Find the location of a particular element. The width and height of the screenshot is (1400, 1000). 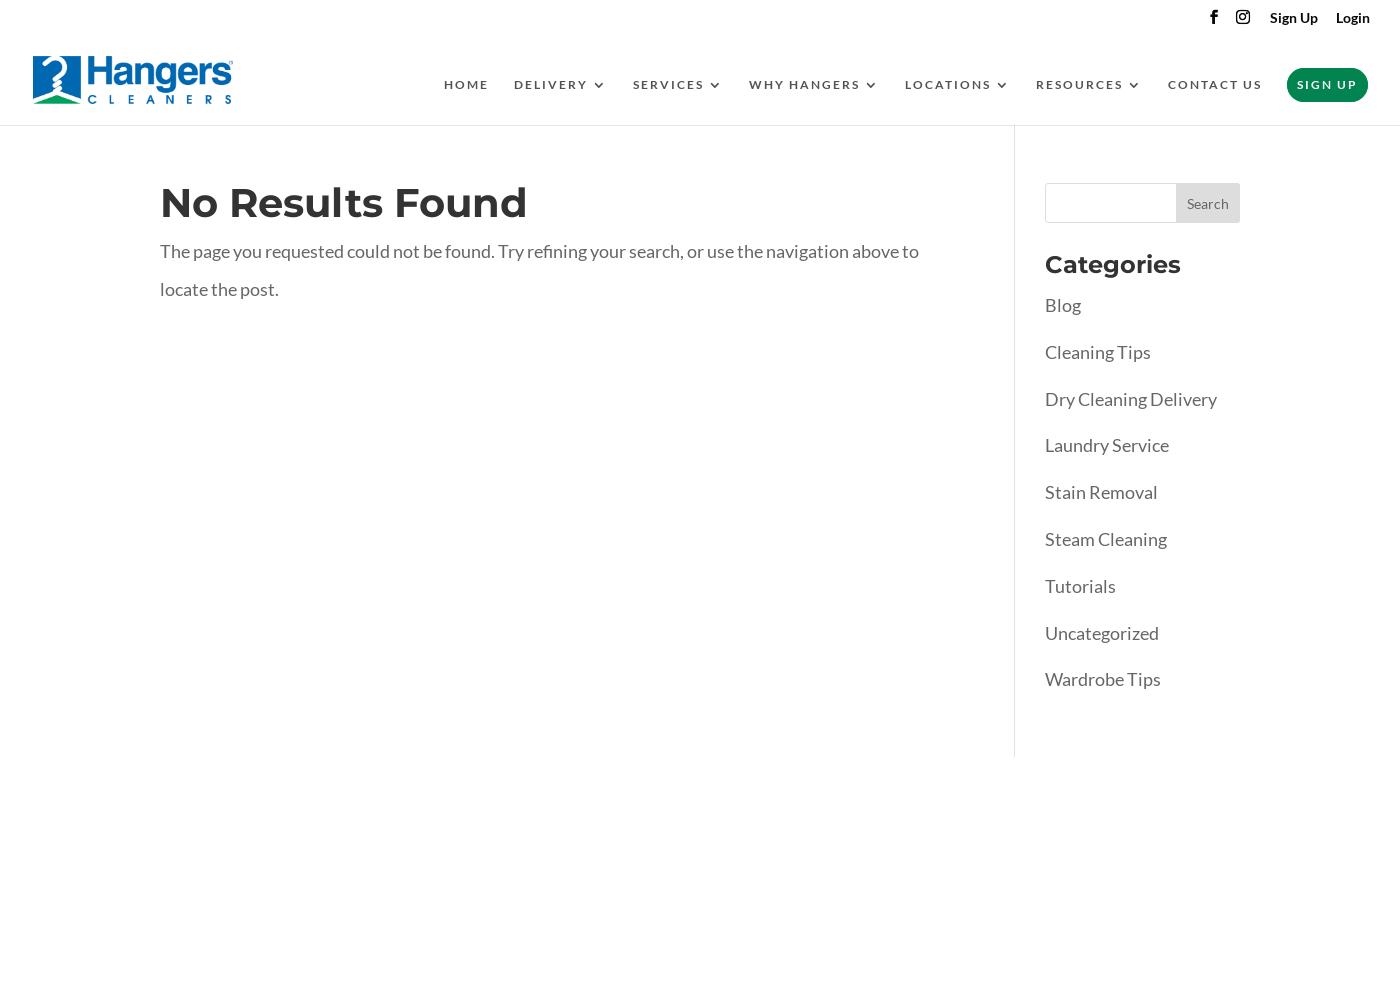

'Shirt & Blouse' is located at coordinates (733, 366).